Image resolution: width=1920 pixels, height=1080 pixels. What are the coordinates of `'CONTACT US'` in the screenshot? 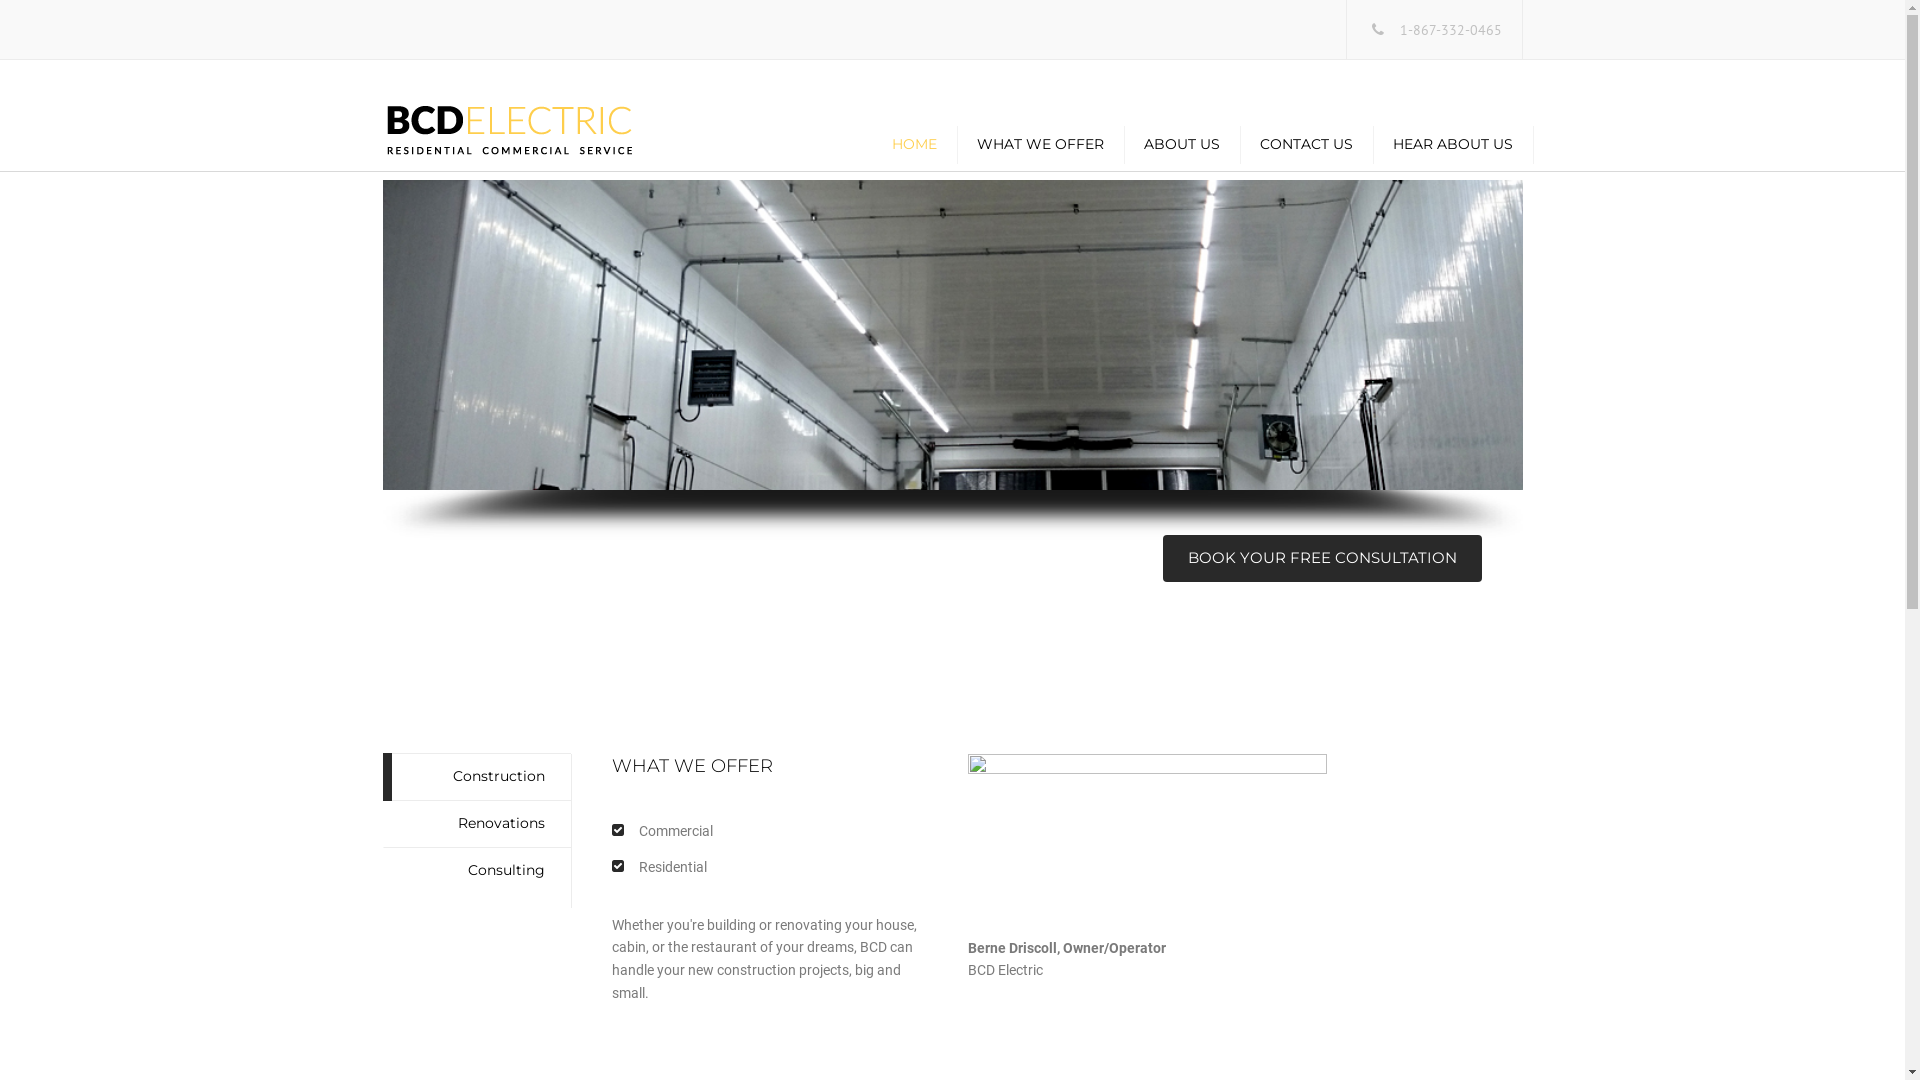 It's located at (1306, 142).